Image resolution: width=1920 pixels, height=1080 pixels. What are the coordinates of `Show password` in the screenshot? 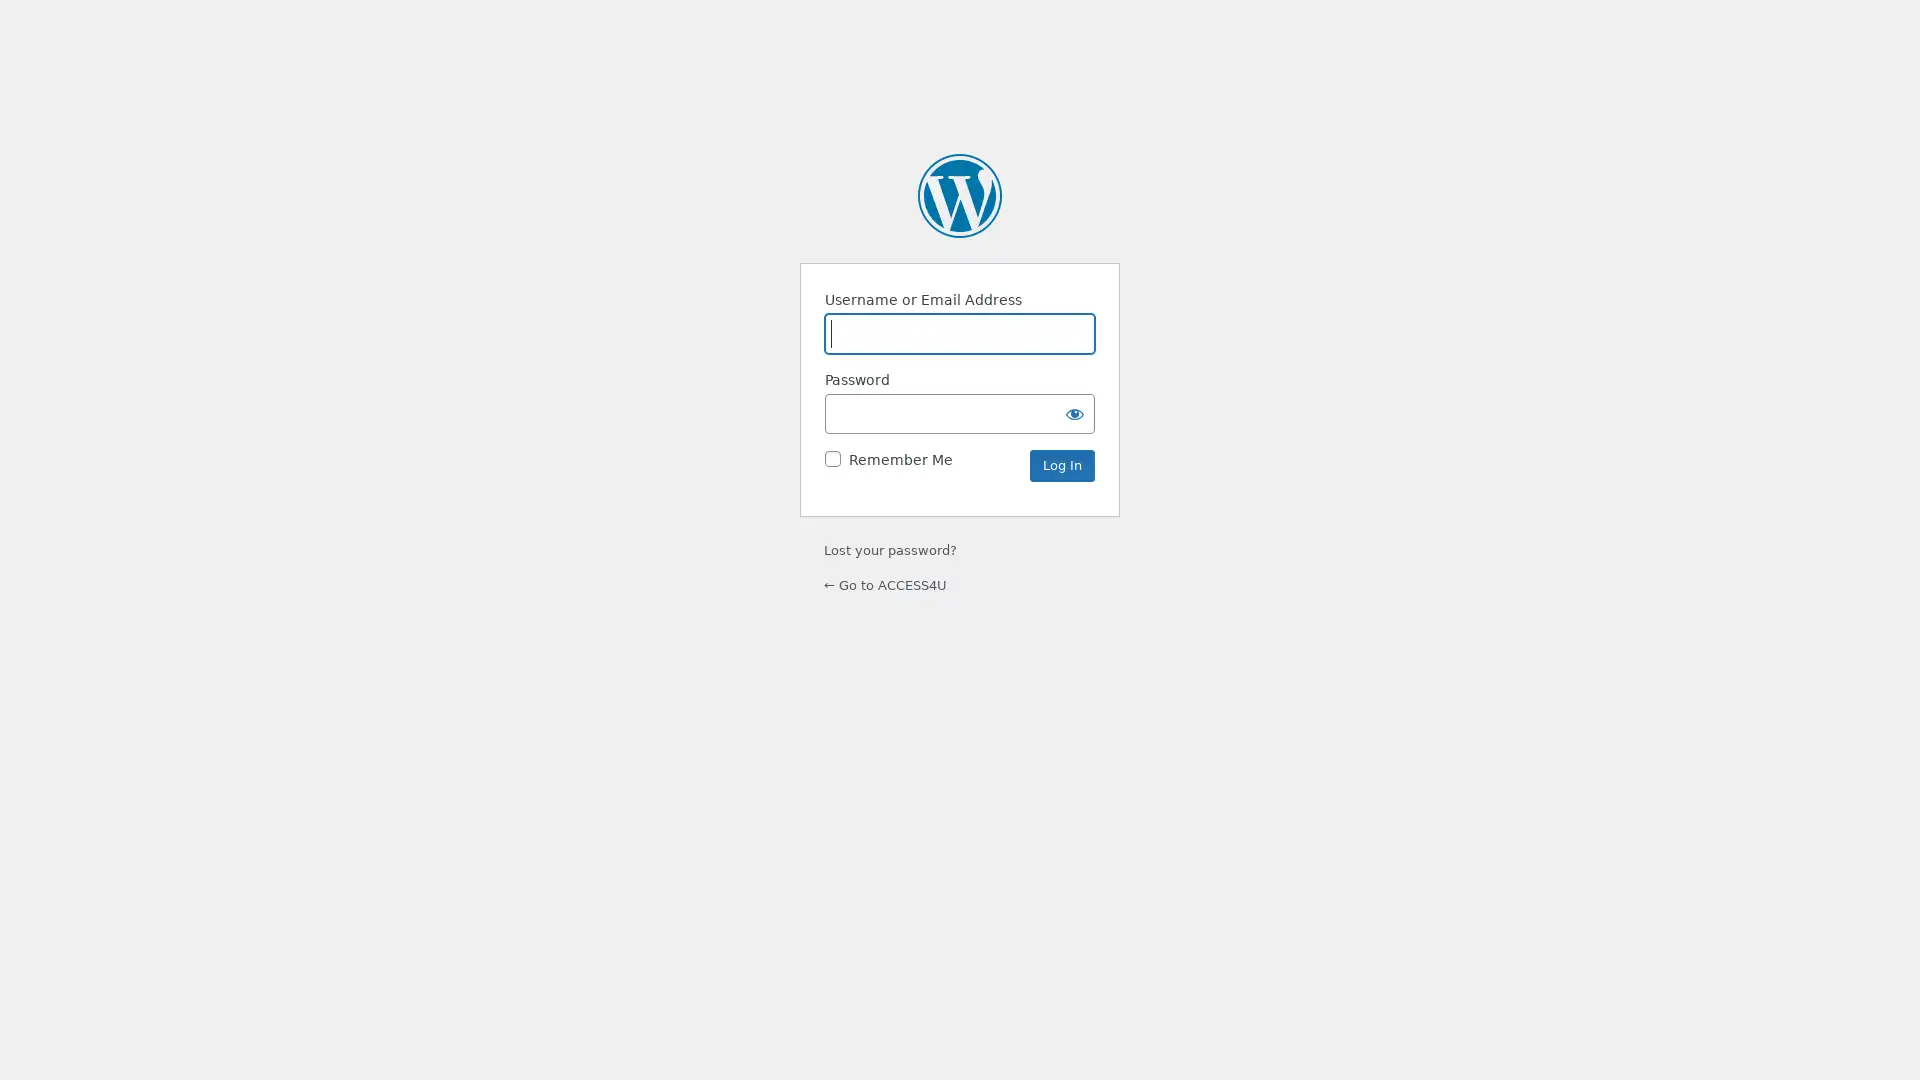 It's located at (1074, 411).